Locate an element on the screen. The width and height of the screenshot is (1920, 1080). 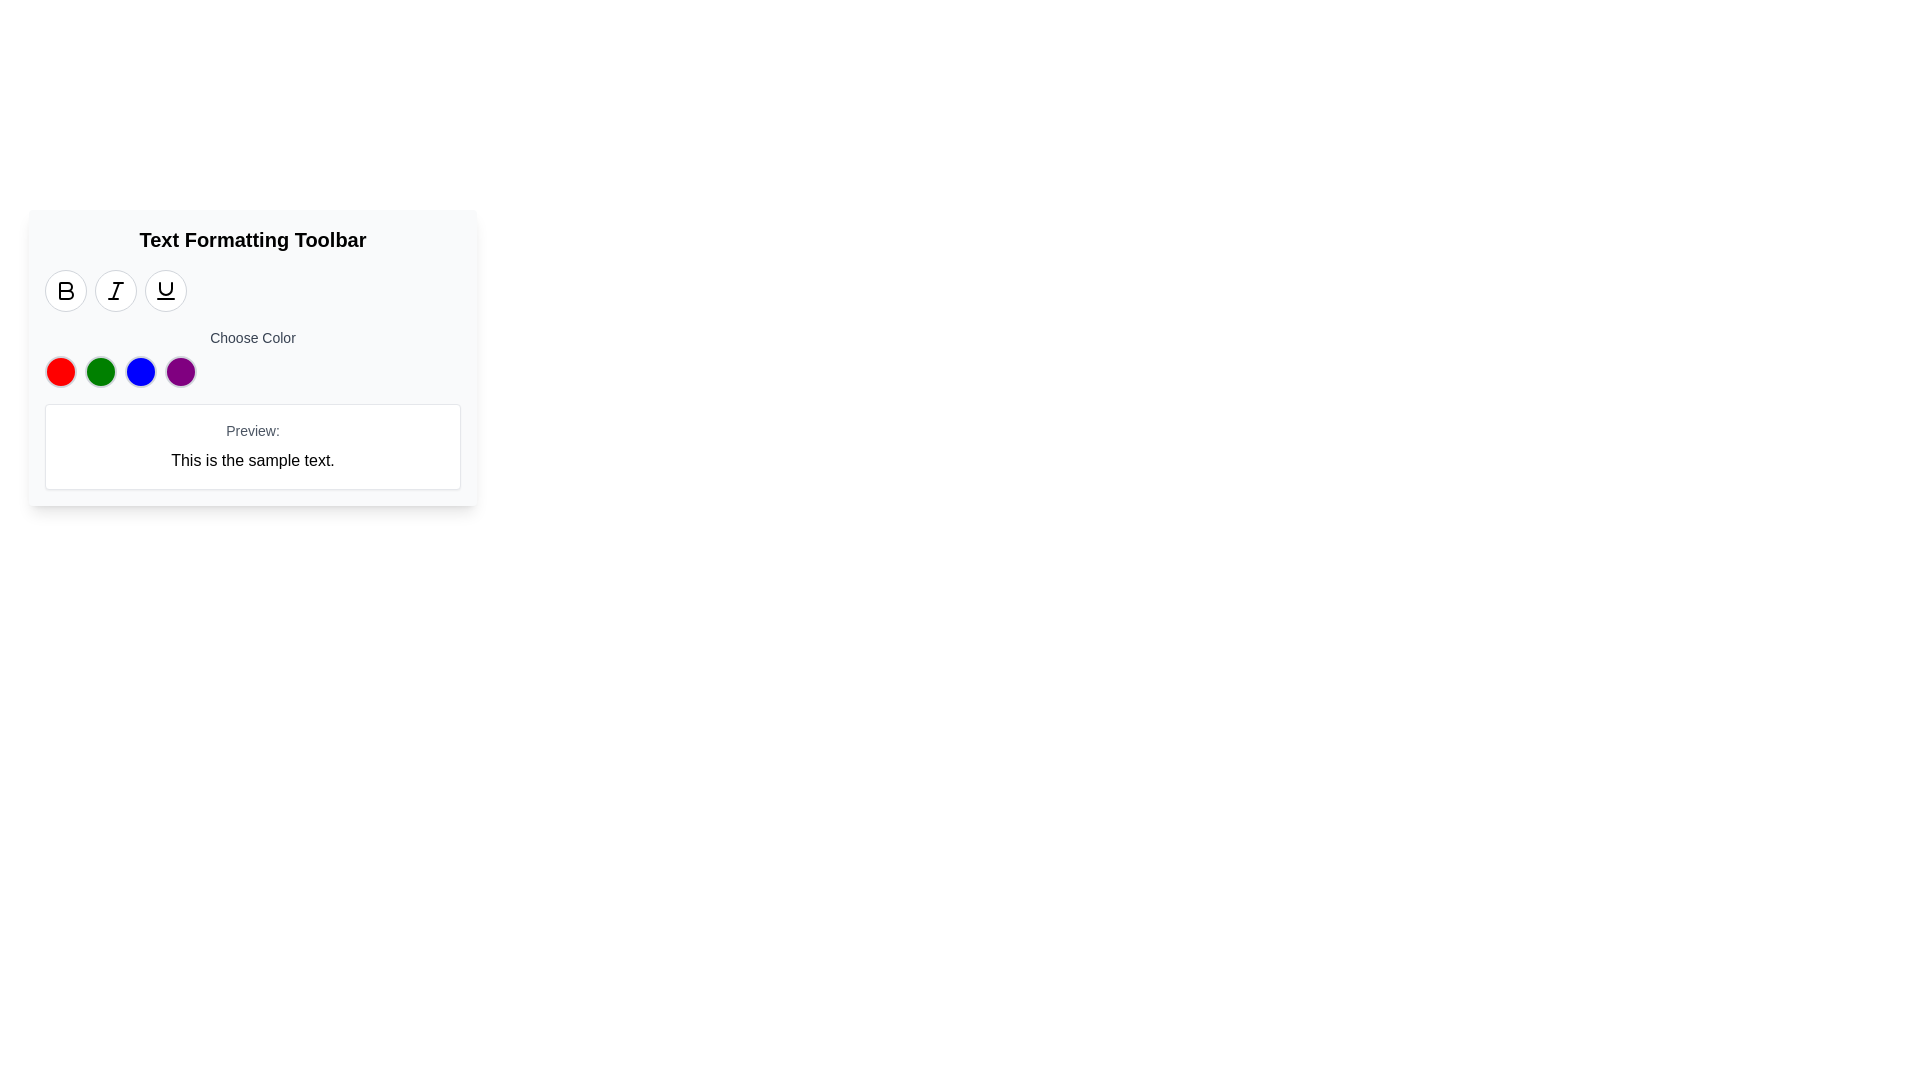
the underlining button, which is the third button in the row of formatting options in the text editor, to observe visual feedback is located at coordinates (166, 290).